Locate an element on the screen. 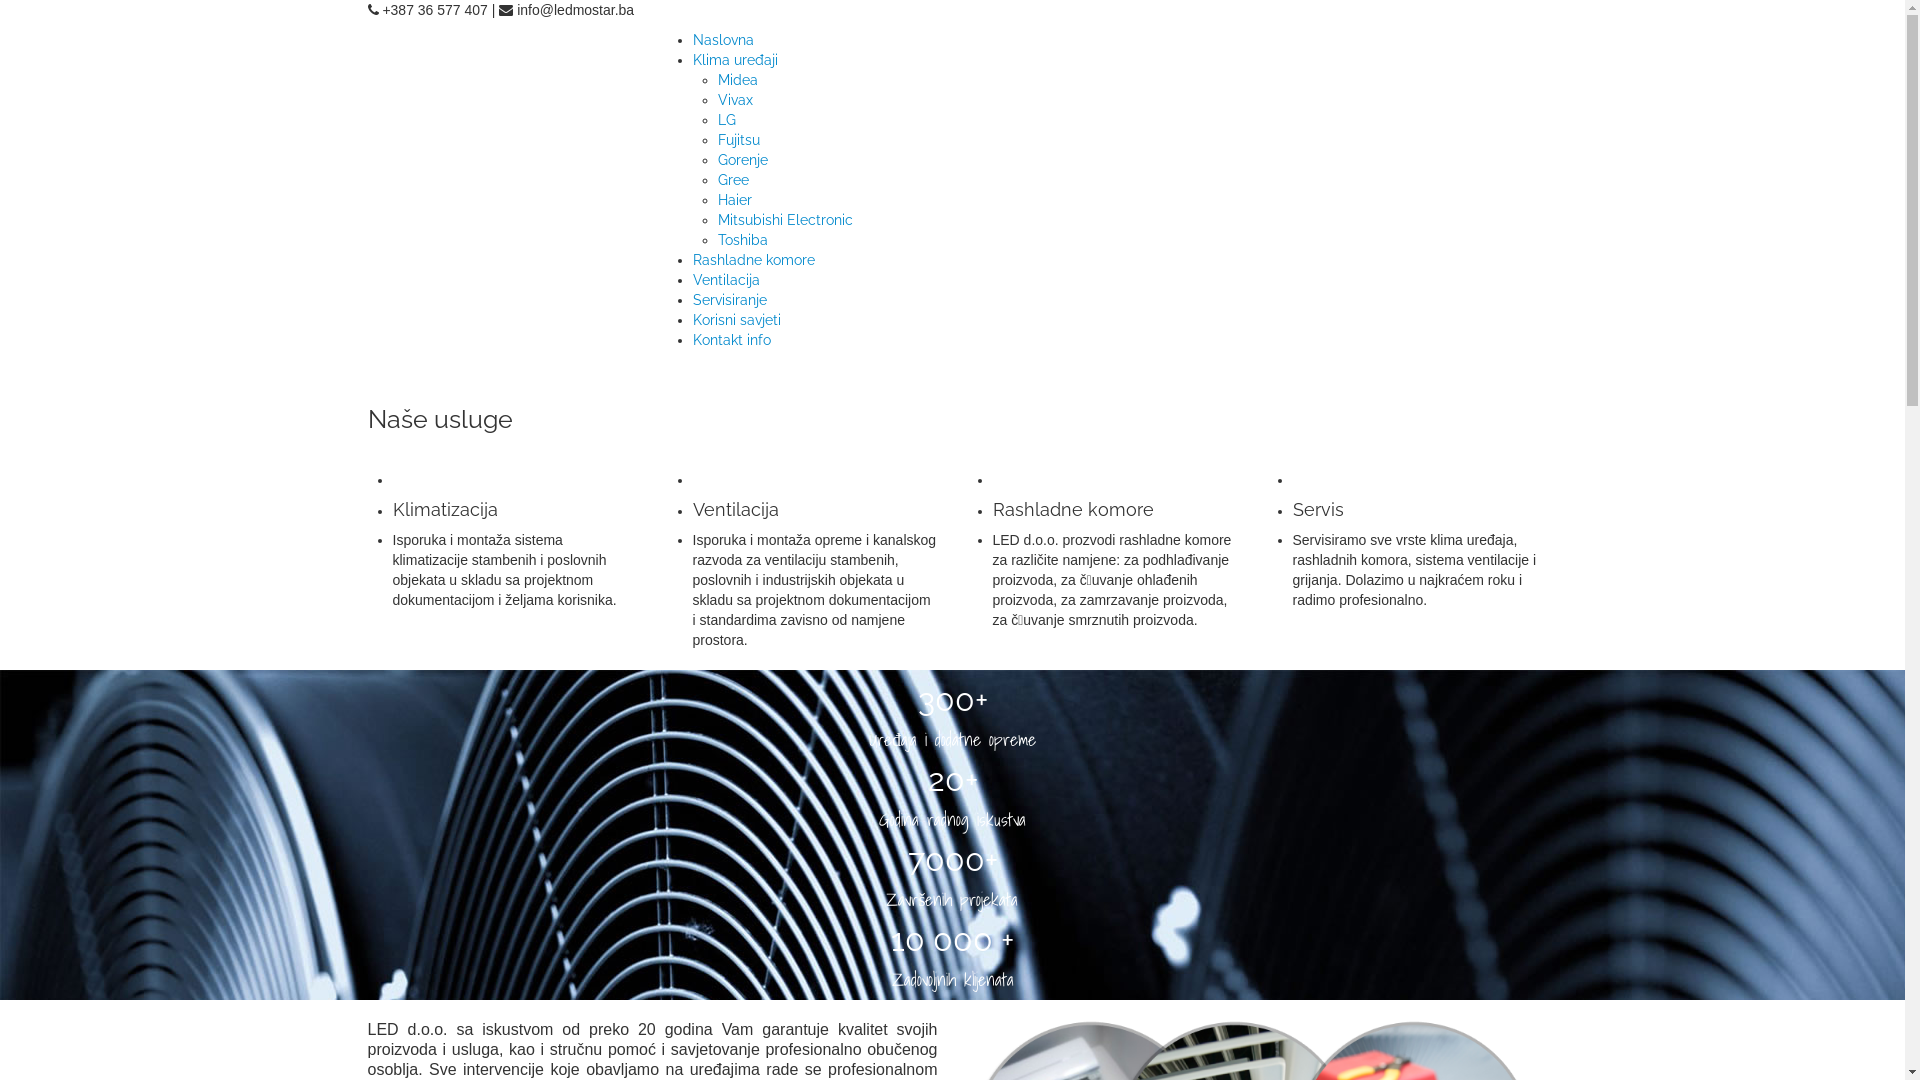 The height and width of the screenshot is (1080, 1920). 'Rashladne komore' is located at coordinates (752, 258).